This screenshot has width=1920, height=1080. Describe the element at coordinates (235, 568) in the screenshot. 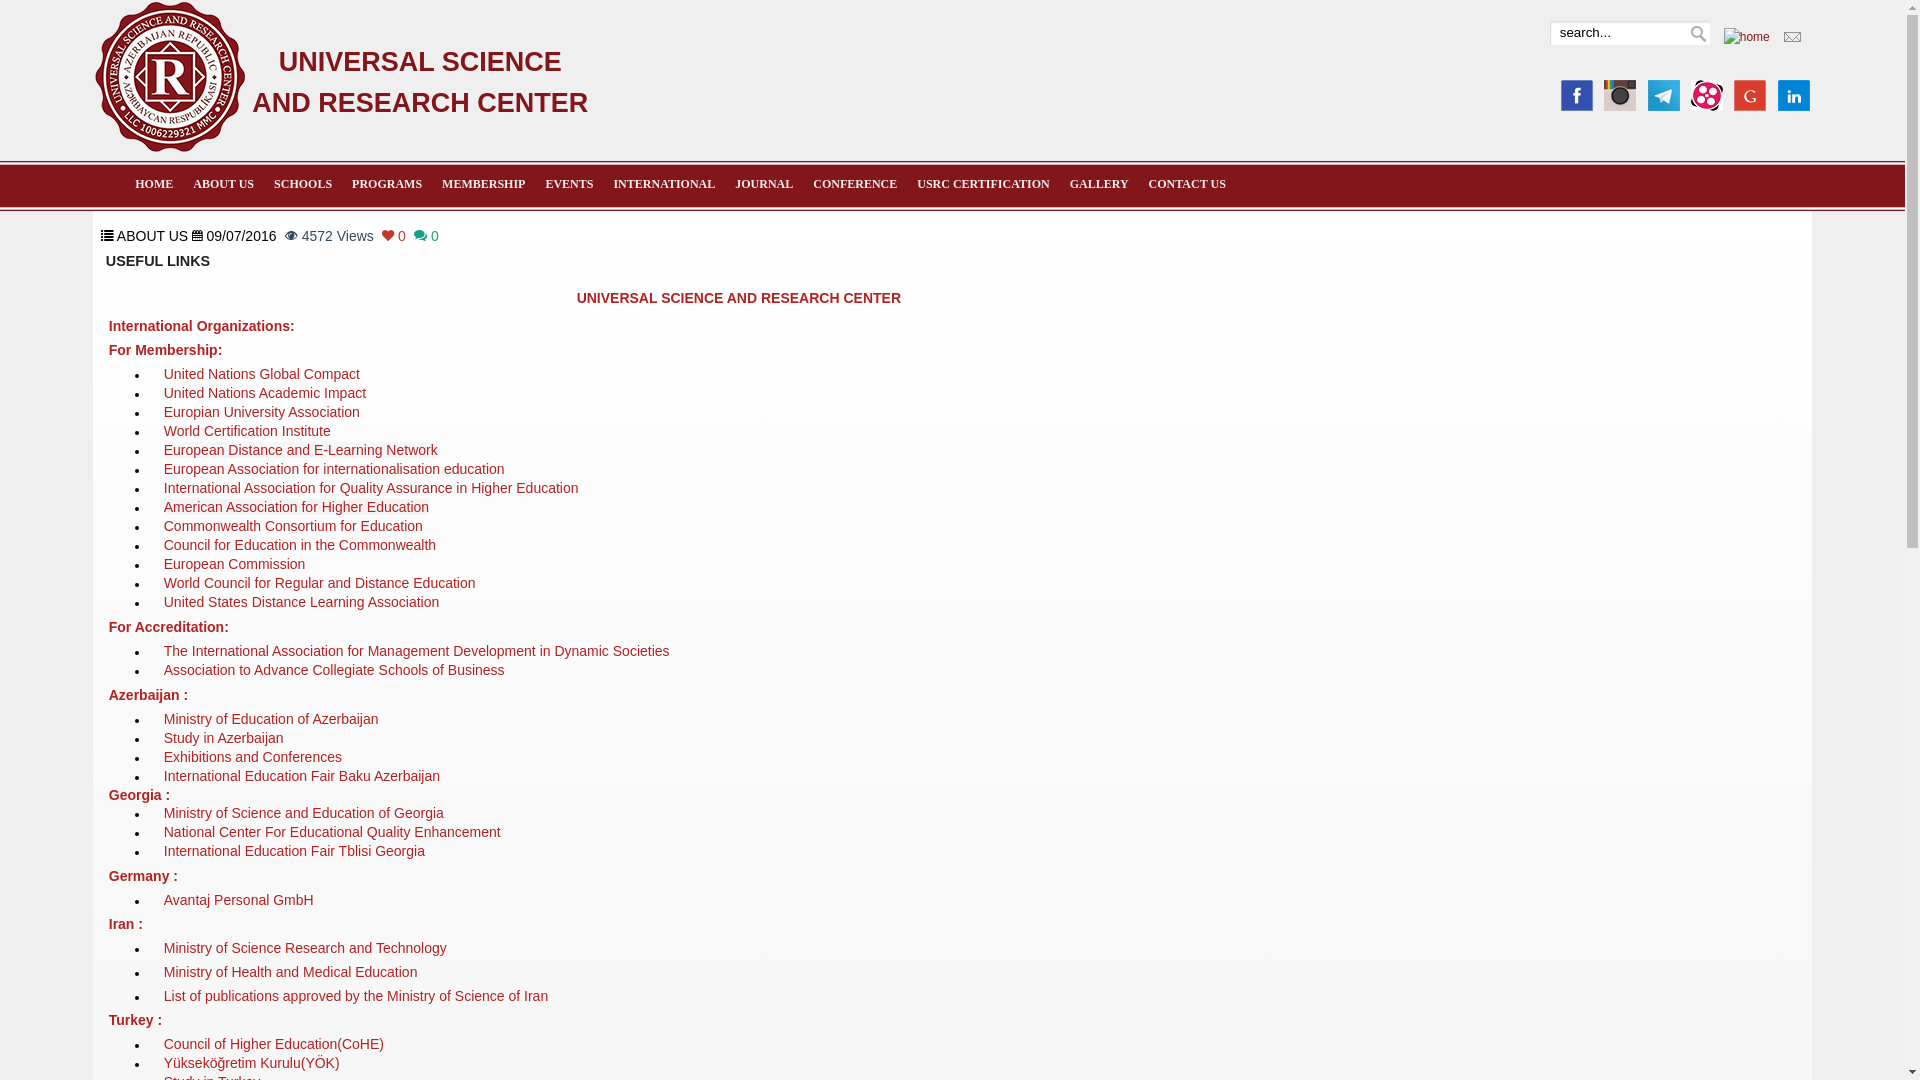

I see `'European Commission'` at that location.